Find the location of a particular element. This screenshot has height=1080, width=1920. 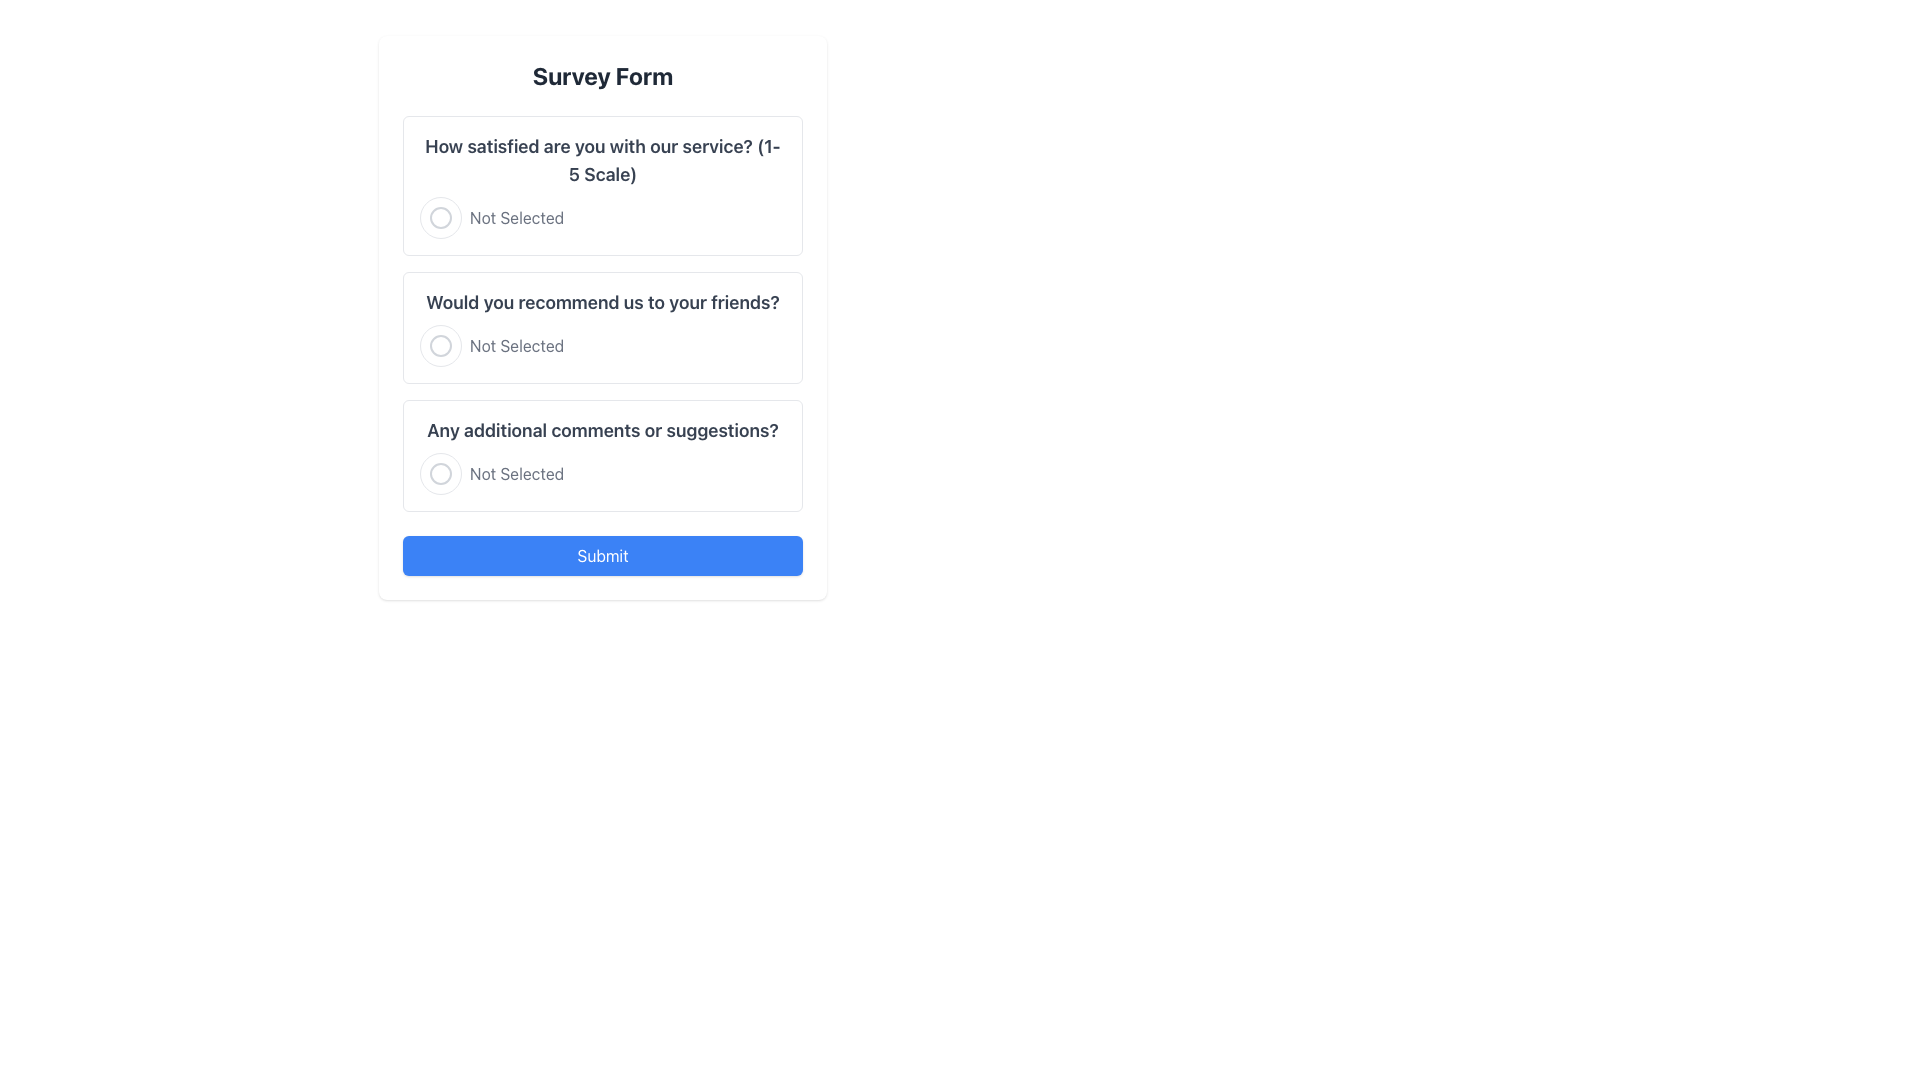

the 'Submit' button at the bottom of the 'Survey Form' is located at coordinates (602, 555).